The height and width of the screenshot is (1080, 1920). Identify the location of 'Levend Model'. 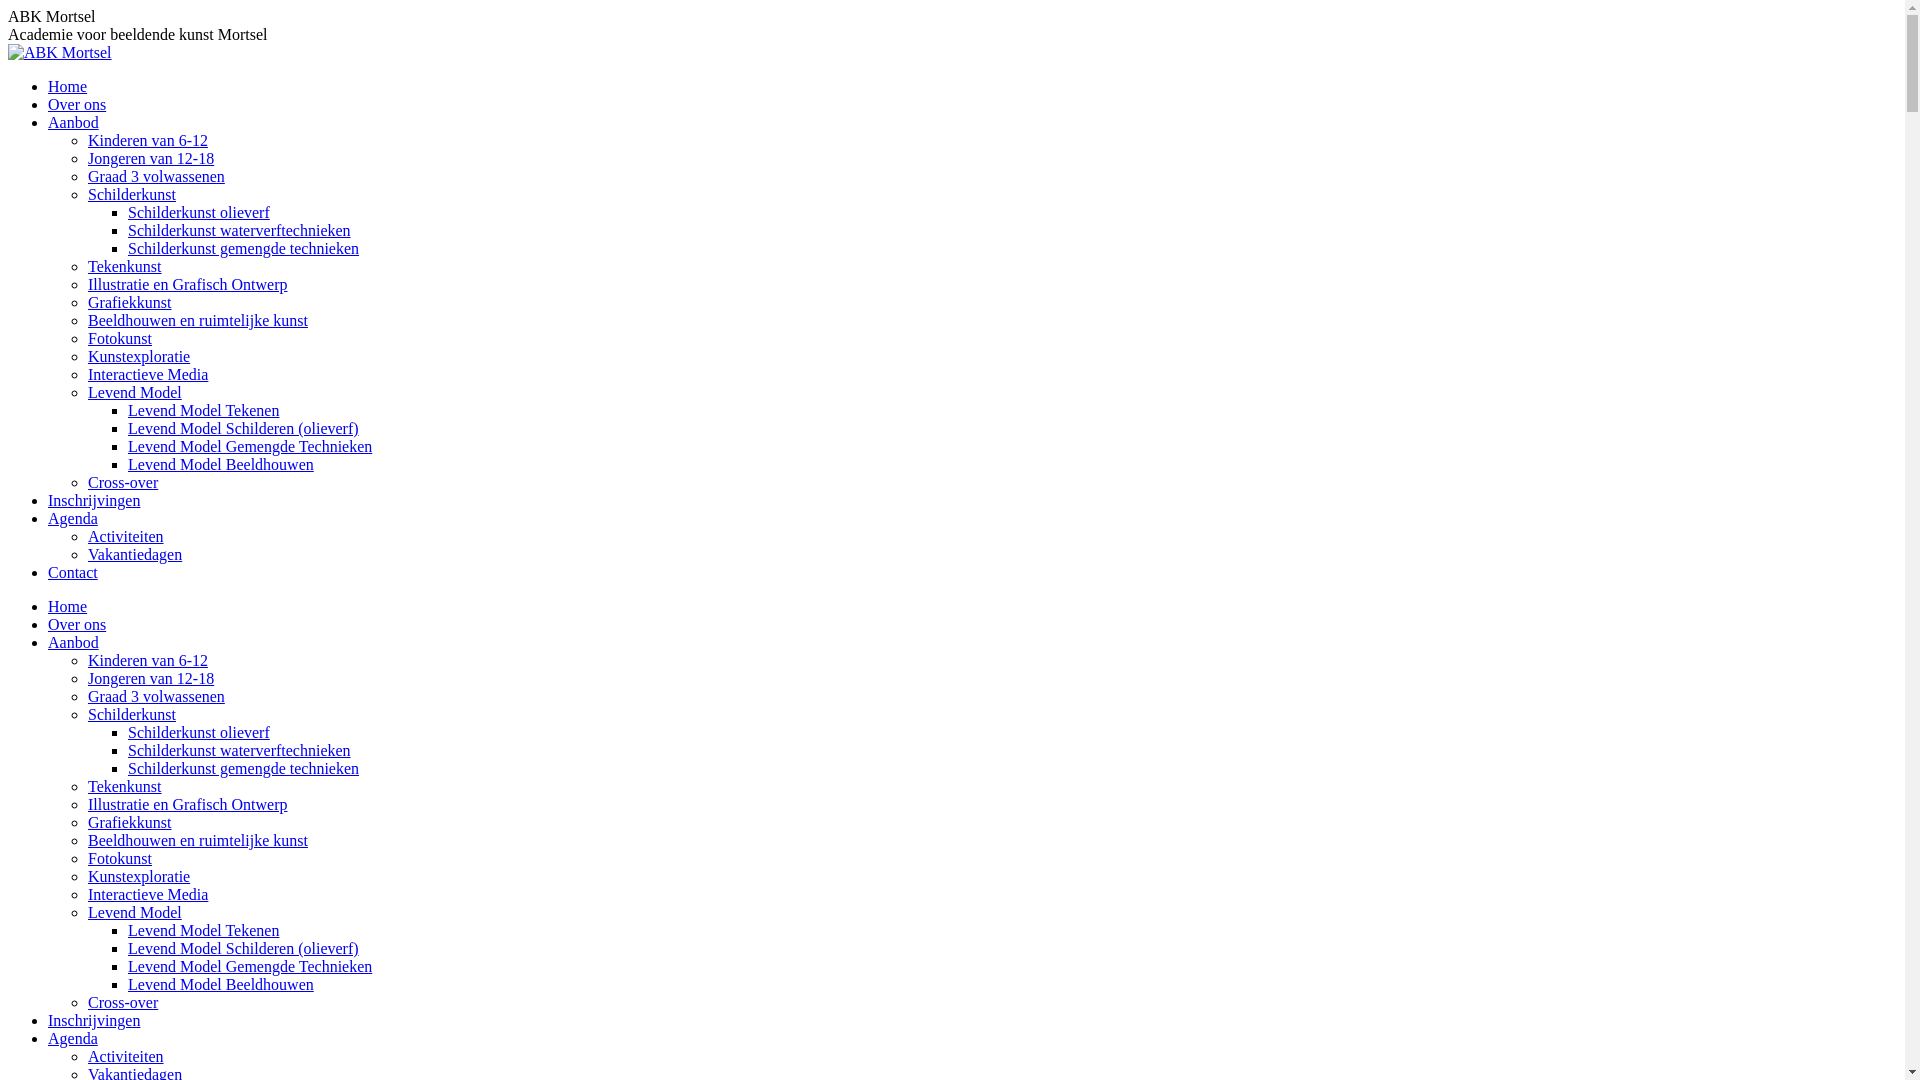
(86, 912).